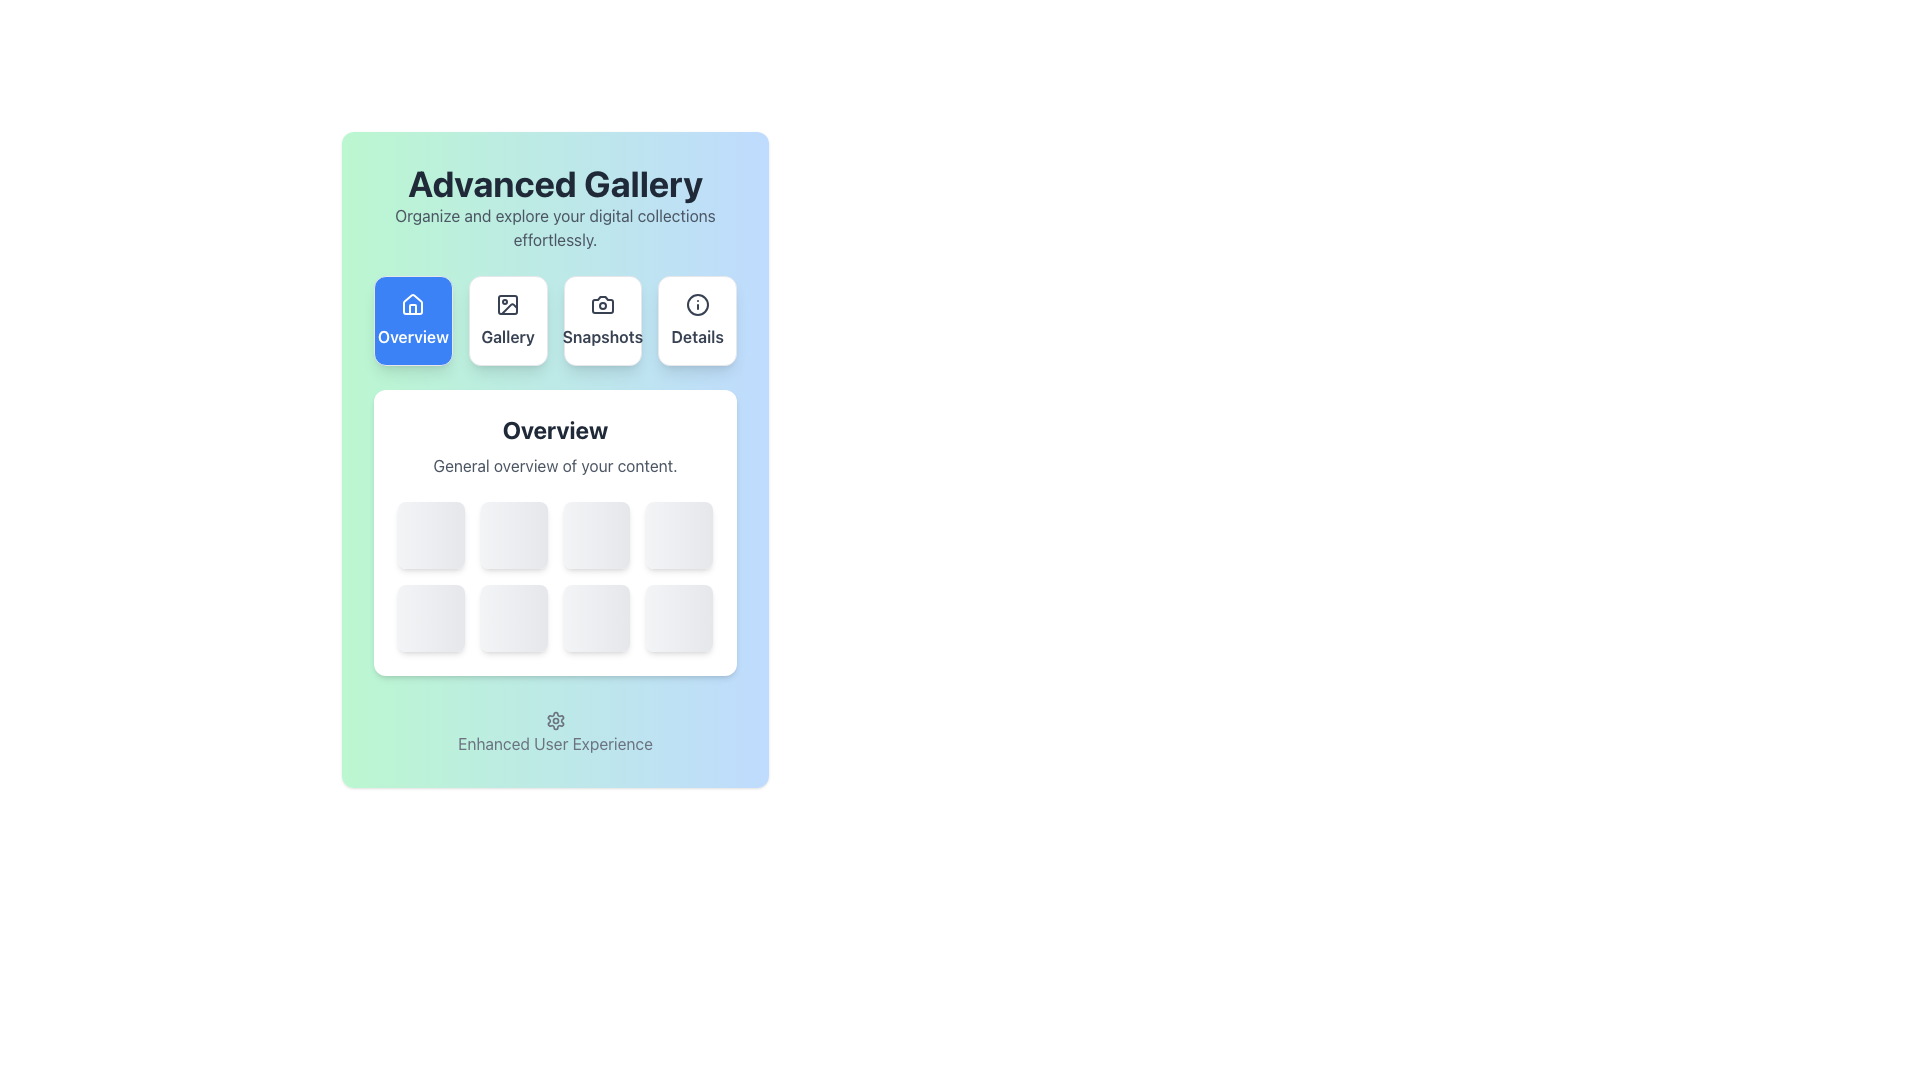 The height and width of the screenshot is (1080, 1920). What do you see at coordinates (555, 184) in the screenshot?
I see `title 'Advanced Gallery' which is a bold, gray text displayed prominently at the top of the section` at bounding box center [555, 184].